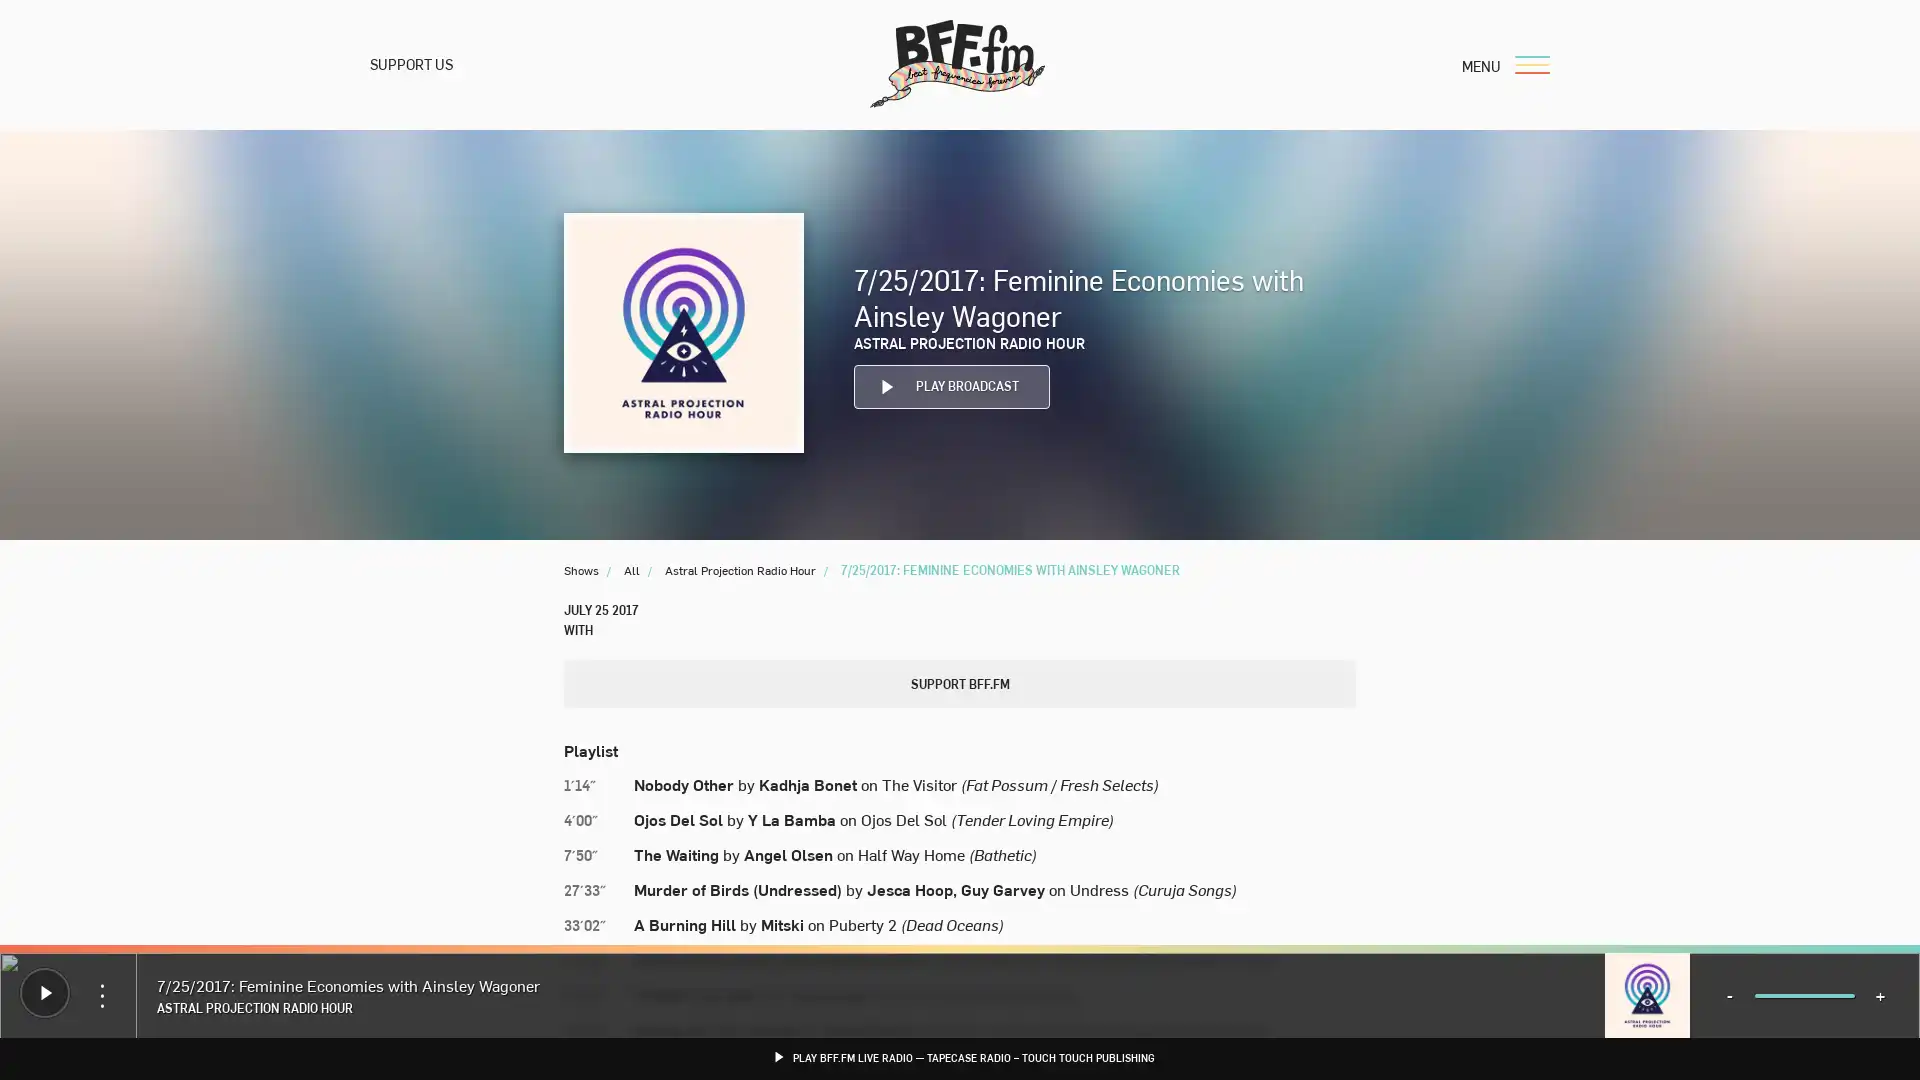  I want to click on + Volume Up, so click(1879, 995).